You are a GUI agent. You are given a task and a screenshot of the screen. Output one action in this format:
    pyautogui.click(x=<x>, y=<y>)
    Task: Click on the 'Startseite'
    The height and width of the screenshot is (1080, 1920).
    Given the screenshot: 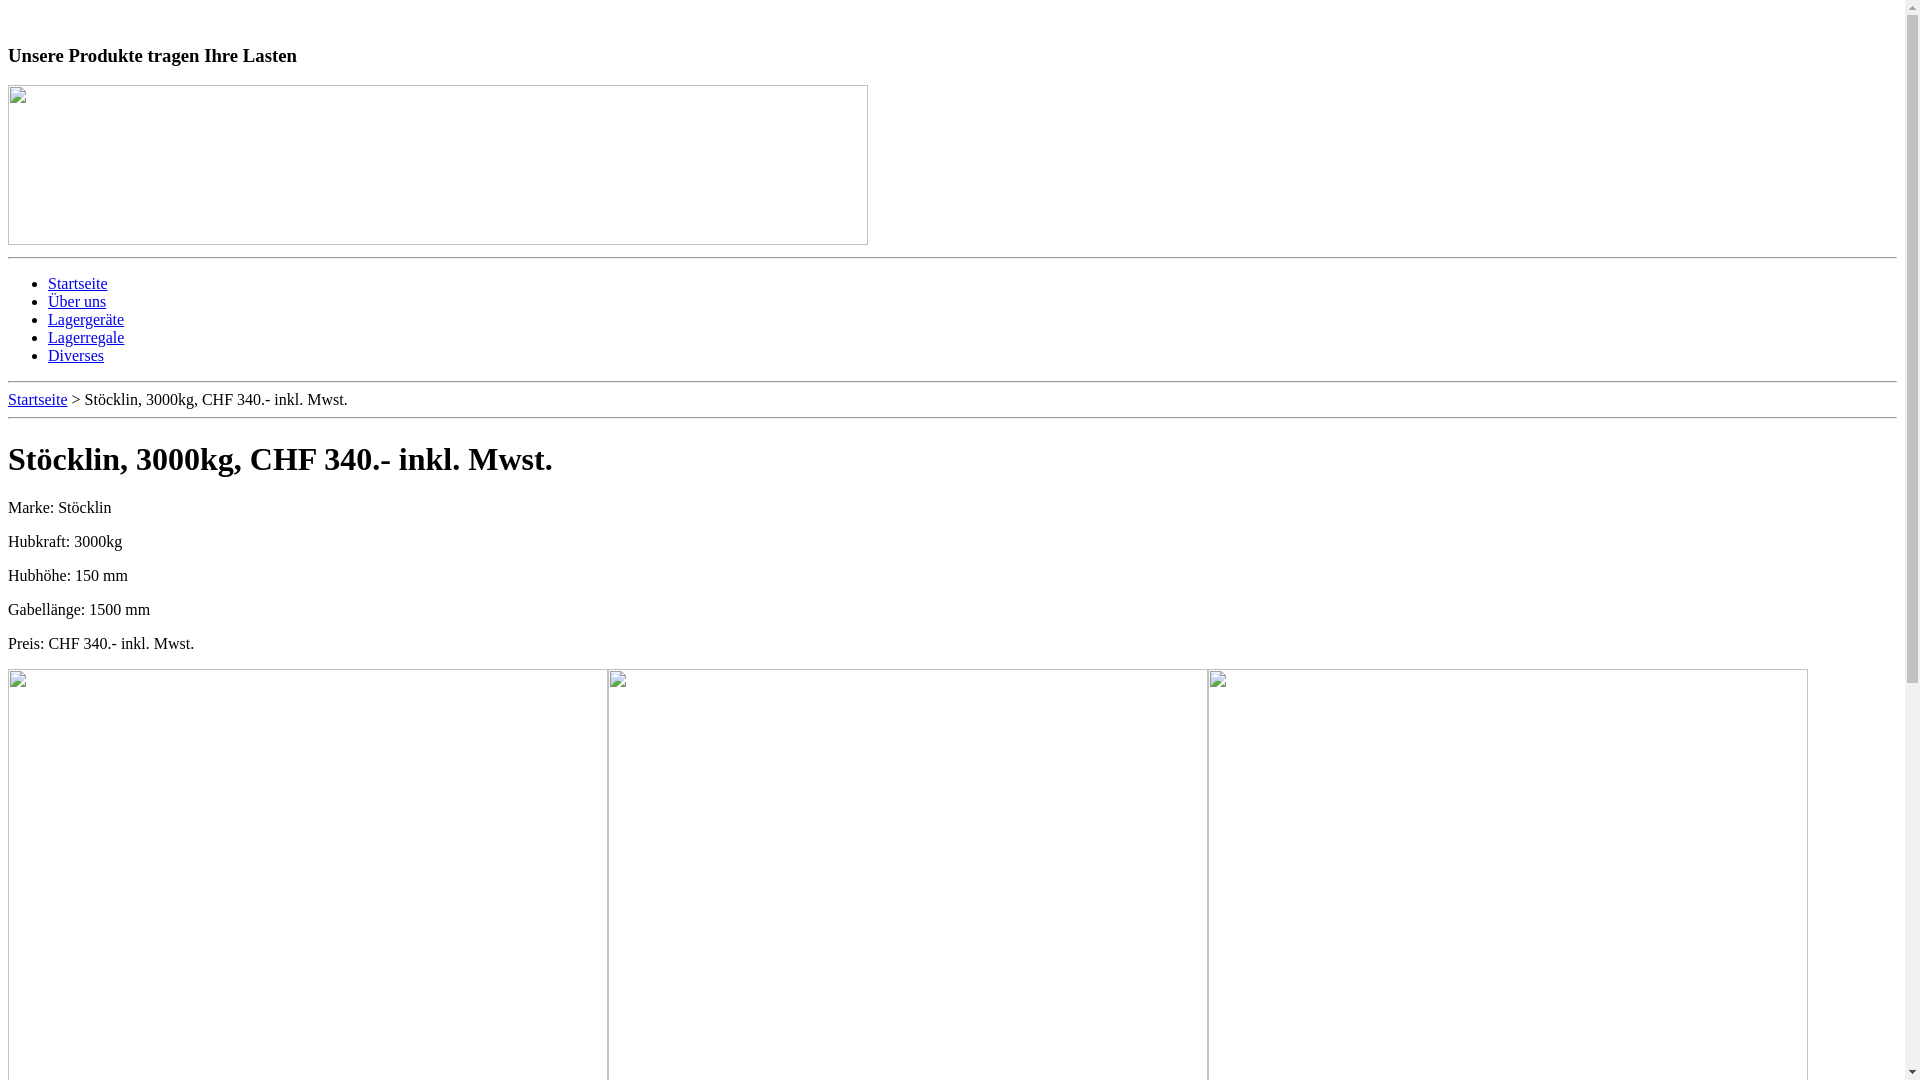 What is the action you would take?
    pyautogui.click(x=77, y=283)
    